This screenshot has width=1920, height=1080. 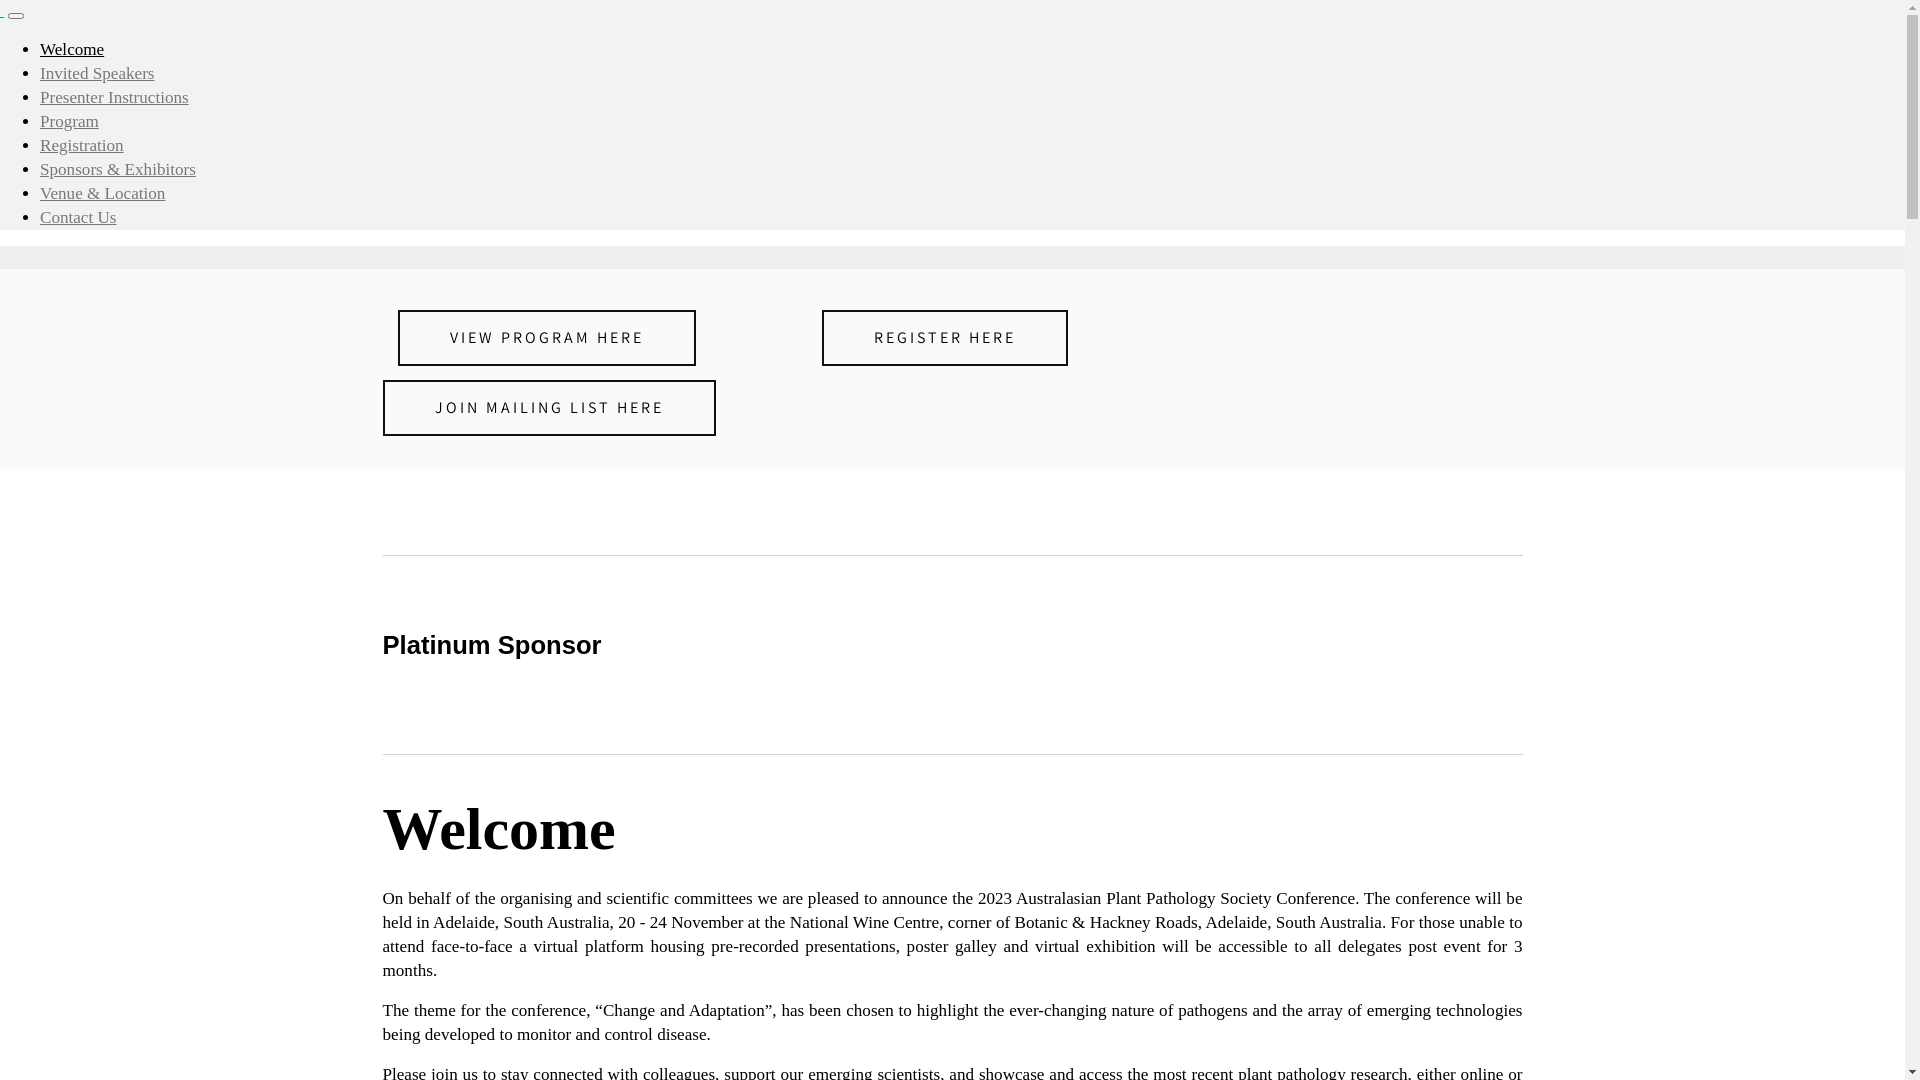 What do you see at coordinates (944, 337) in the screenshot?
I see `'REGISTER HERE'` at bounding box center [944, 337].